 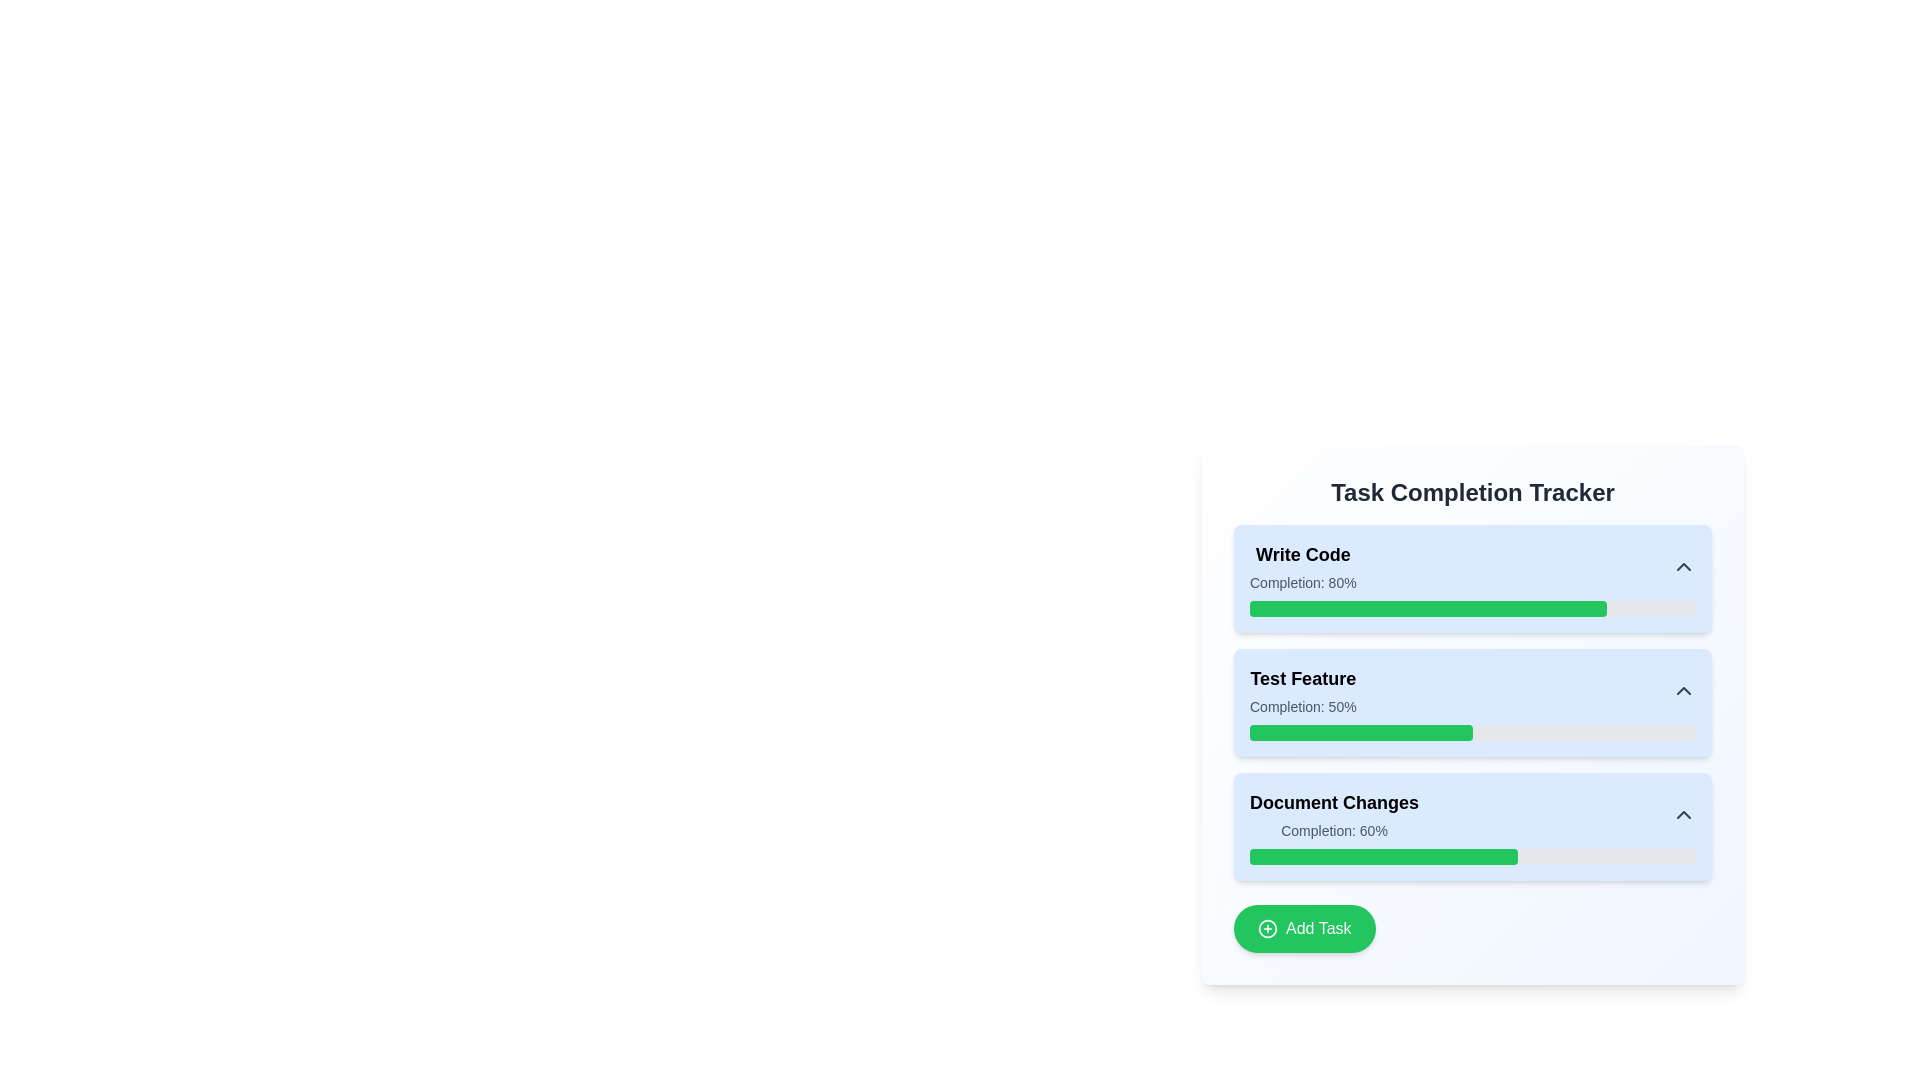 What do you see at coordinates (1303, 567) in the screenshot?
I see `the 'Write Code' status display component in the 'Task Completion Tracker' widget` at bounding box center [1303, 567].